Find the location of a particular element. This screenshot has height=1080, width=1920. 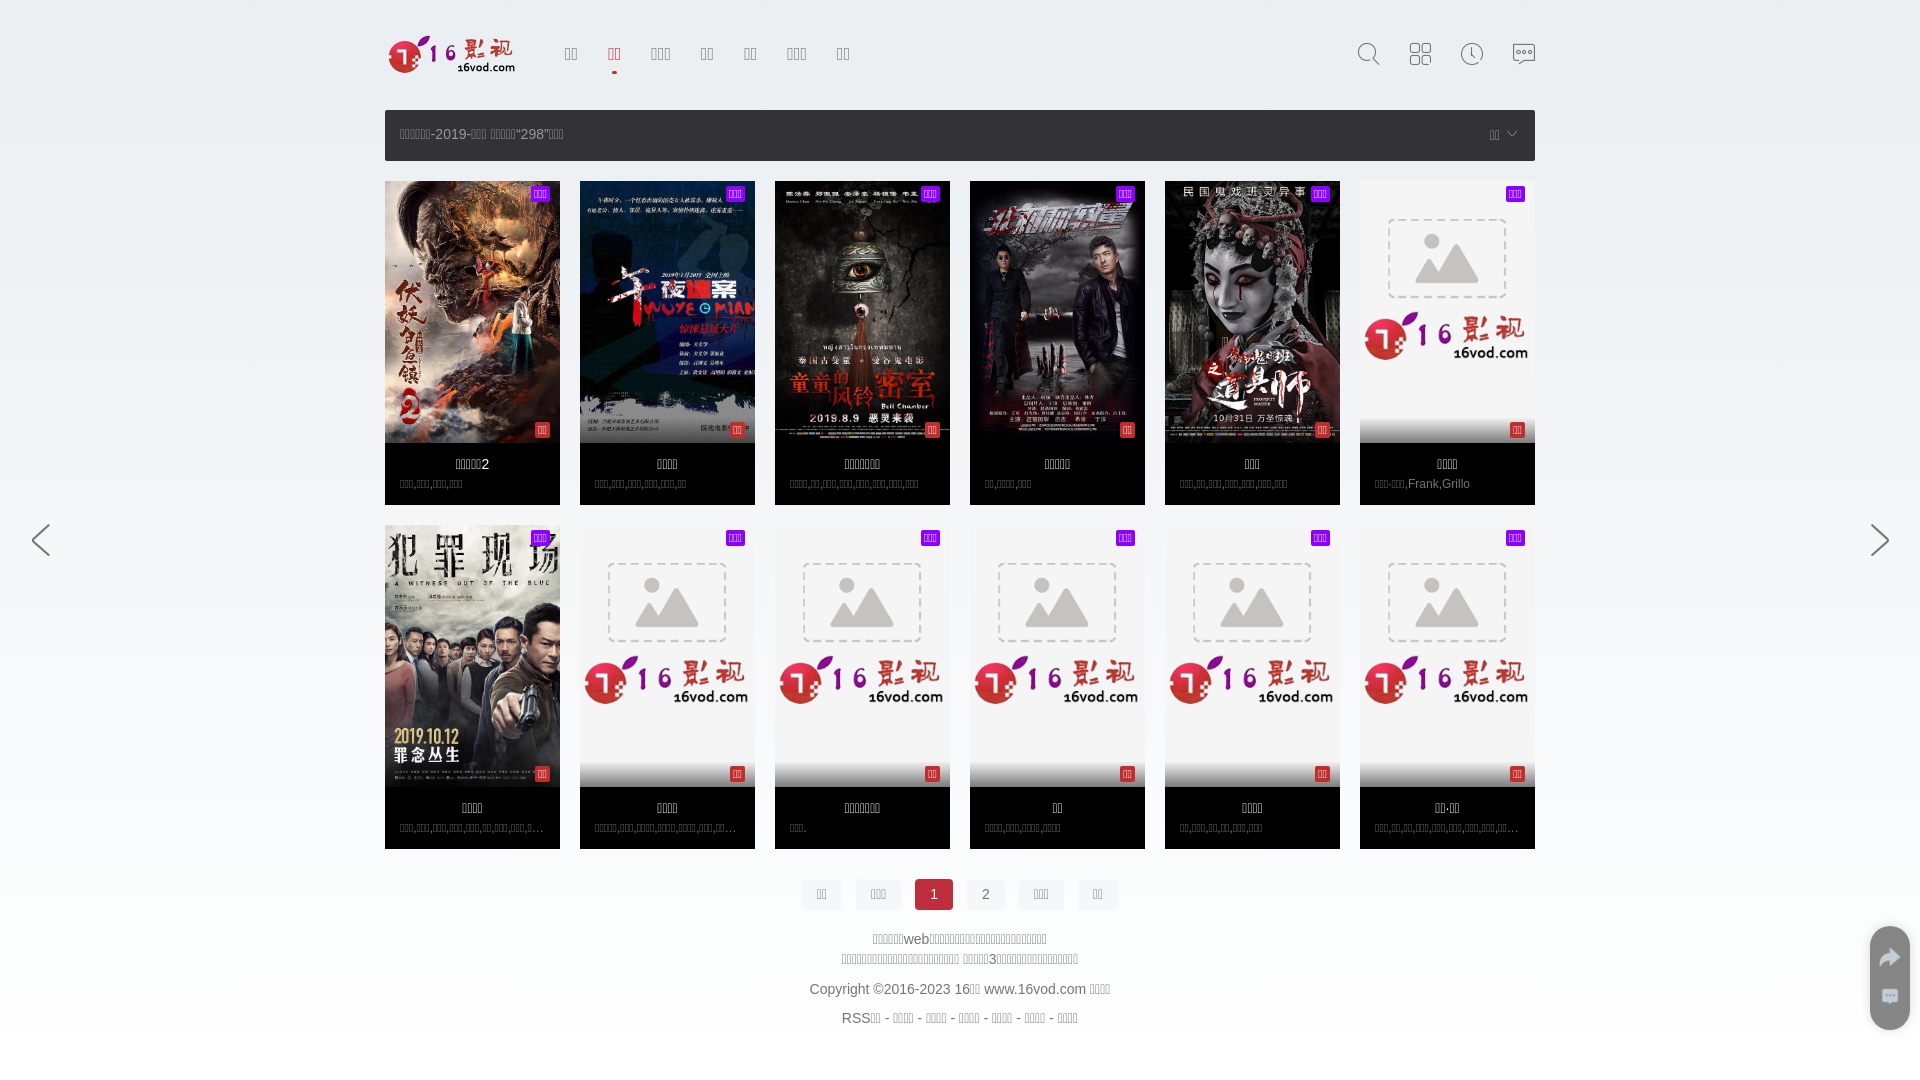

'1' is located at coordinates (933, 893).